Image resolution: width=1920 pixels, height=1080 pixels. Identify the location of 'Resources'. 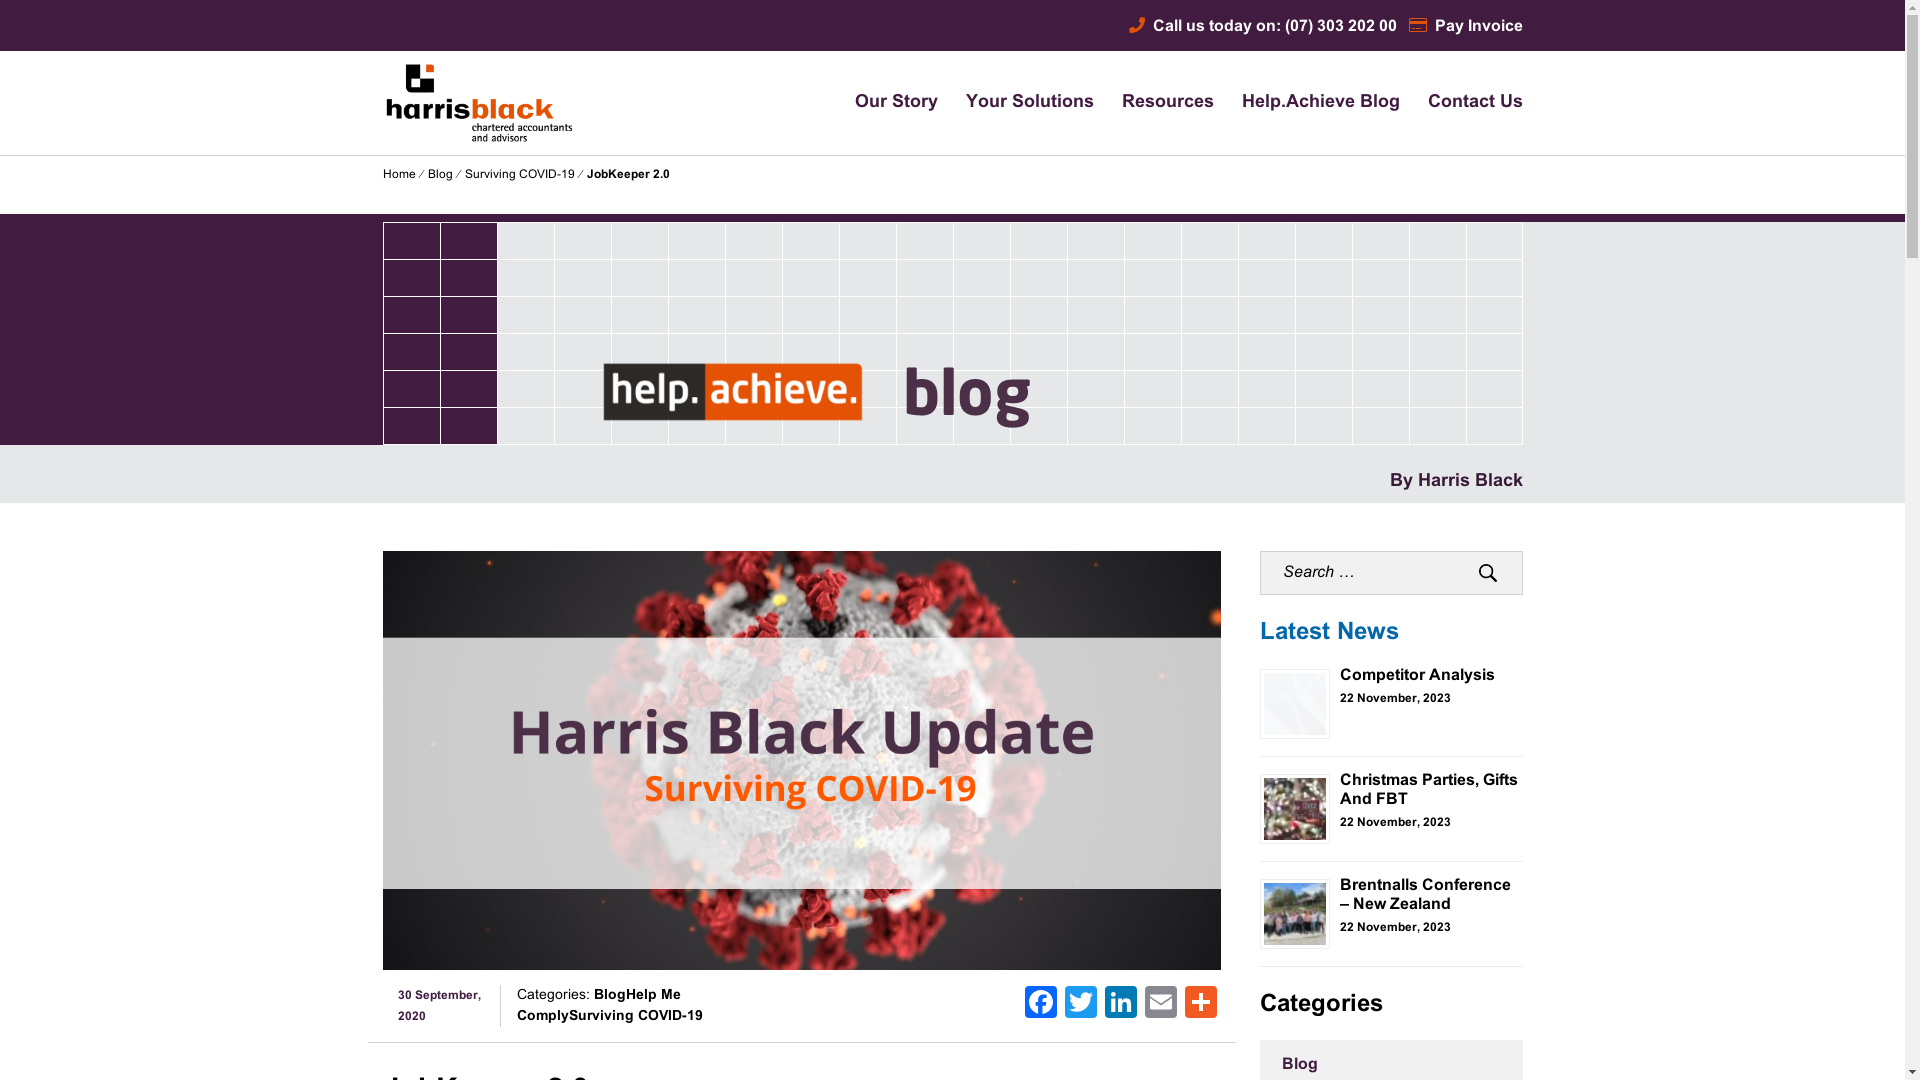
(1122, 103).